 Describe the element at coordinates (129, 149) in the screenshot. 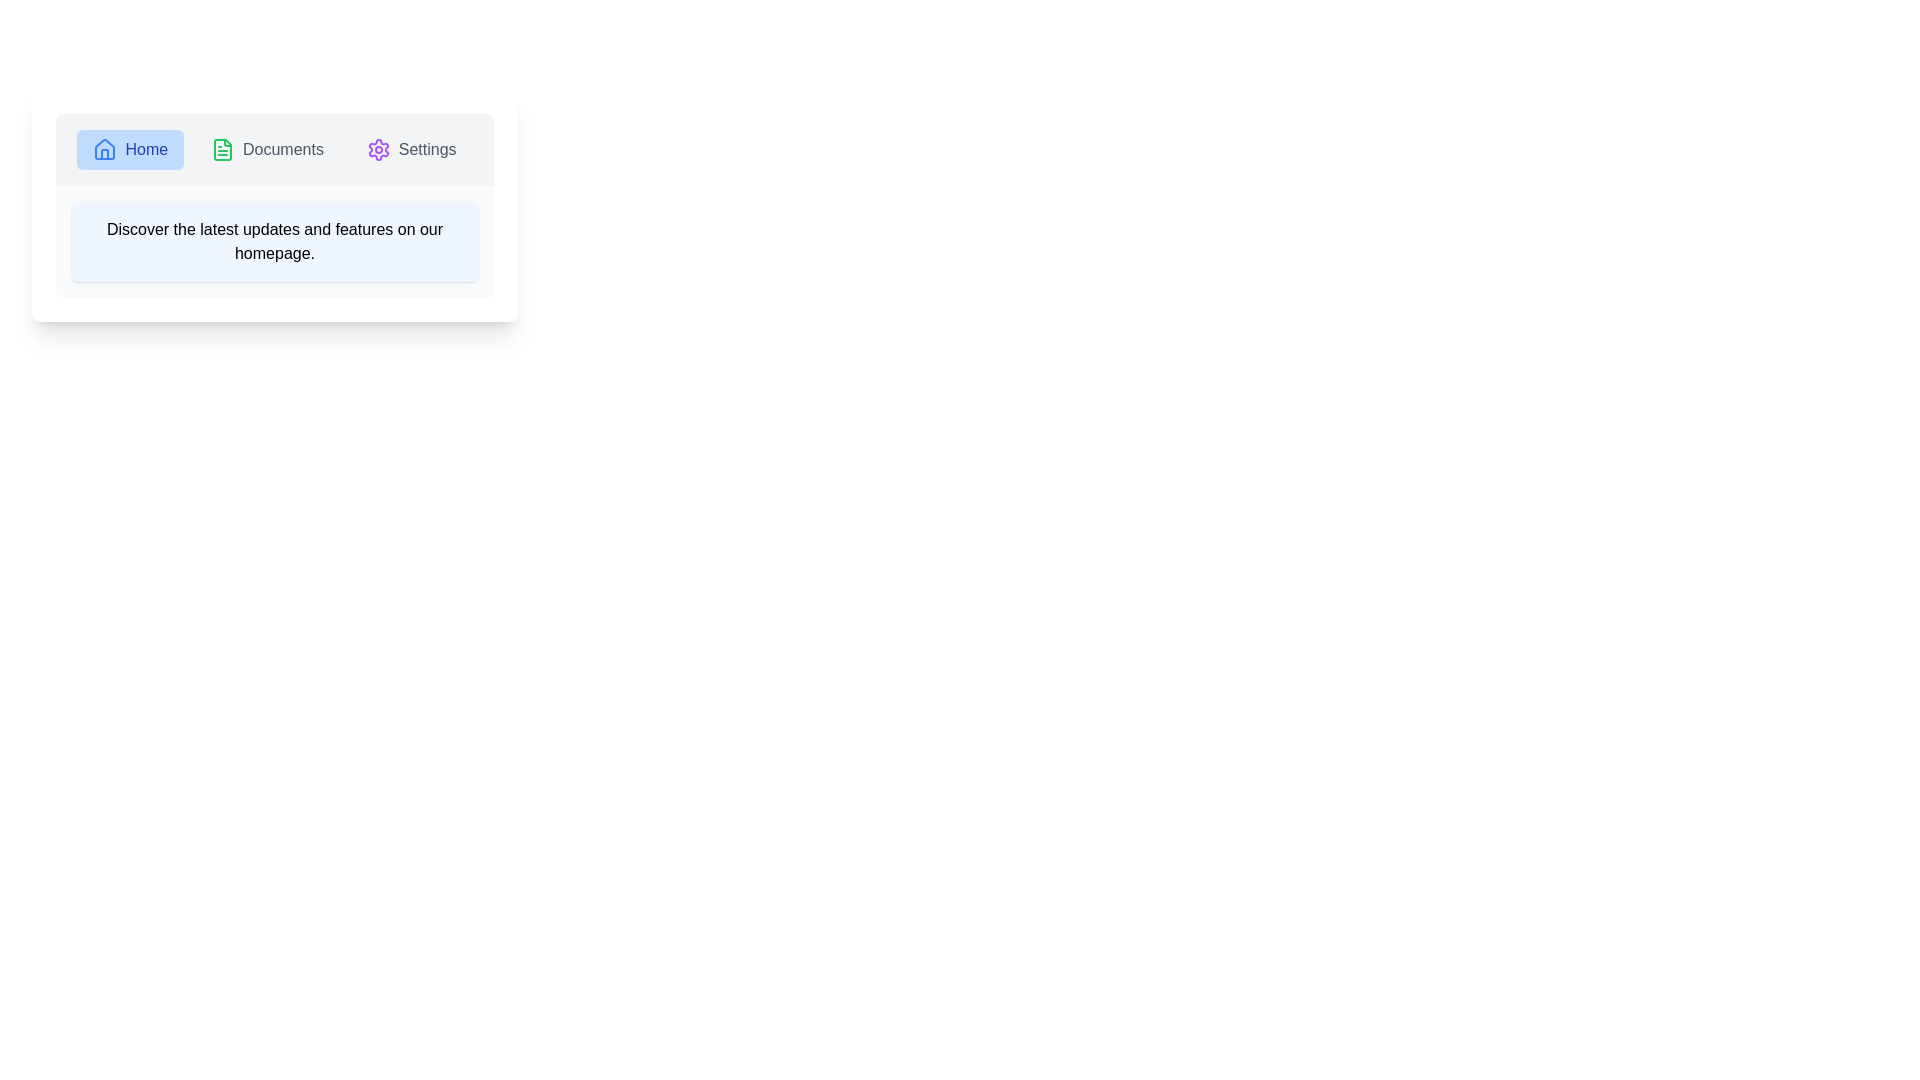

I see `the Home tab by clicking on it` at that location.